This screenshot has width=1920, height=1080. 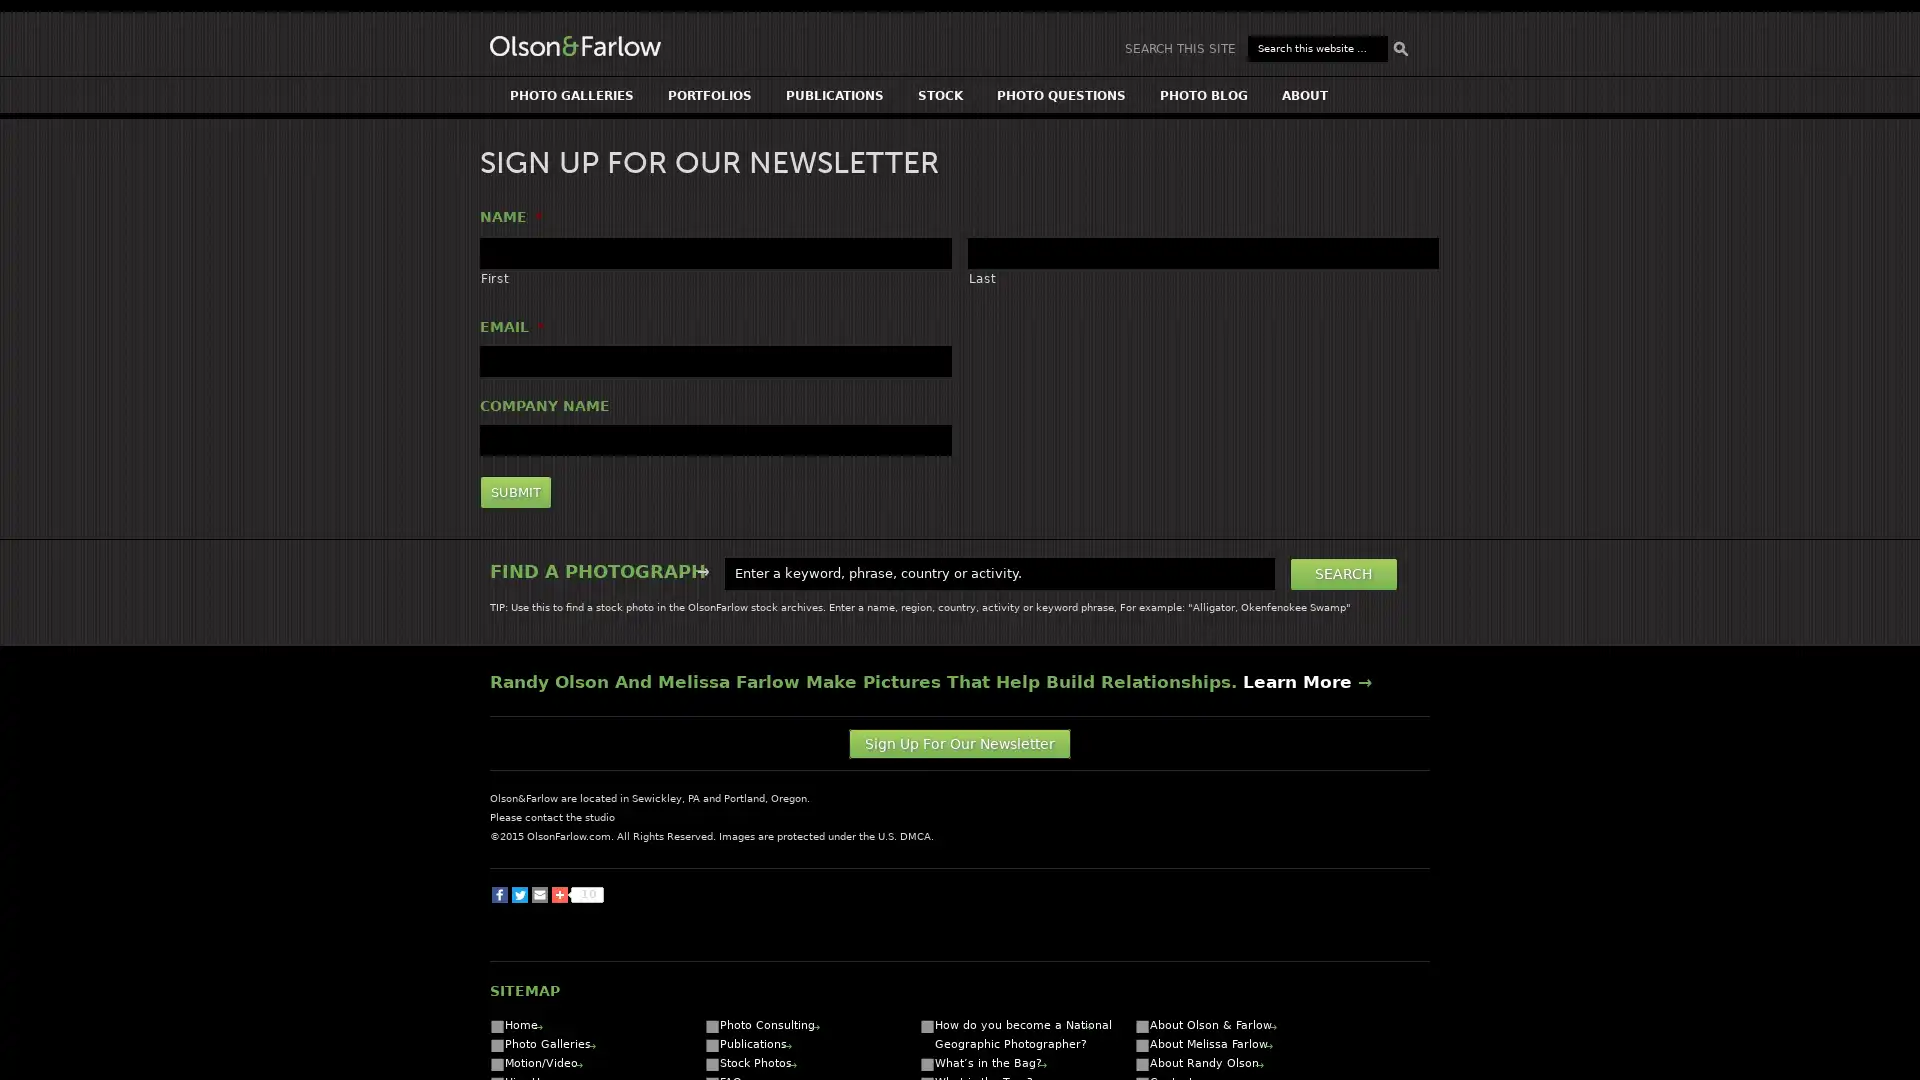 What do you see at coordinates (1344, 574) in the screenshot?
I see `Search` at bounding box center [1344, 574].